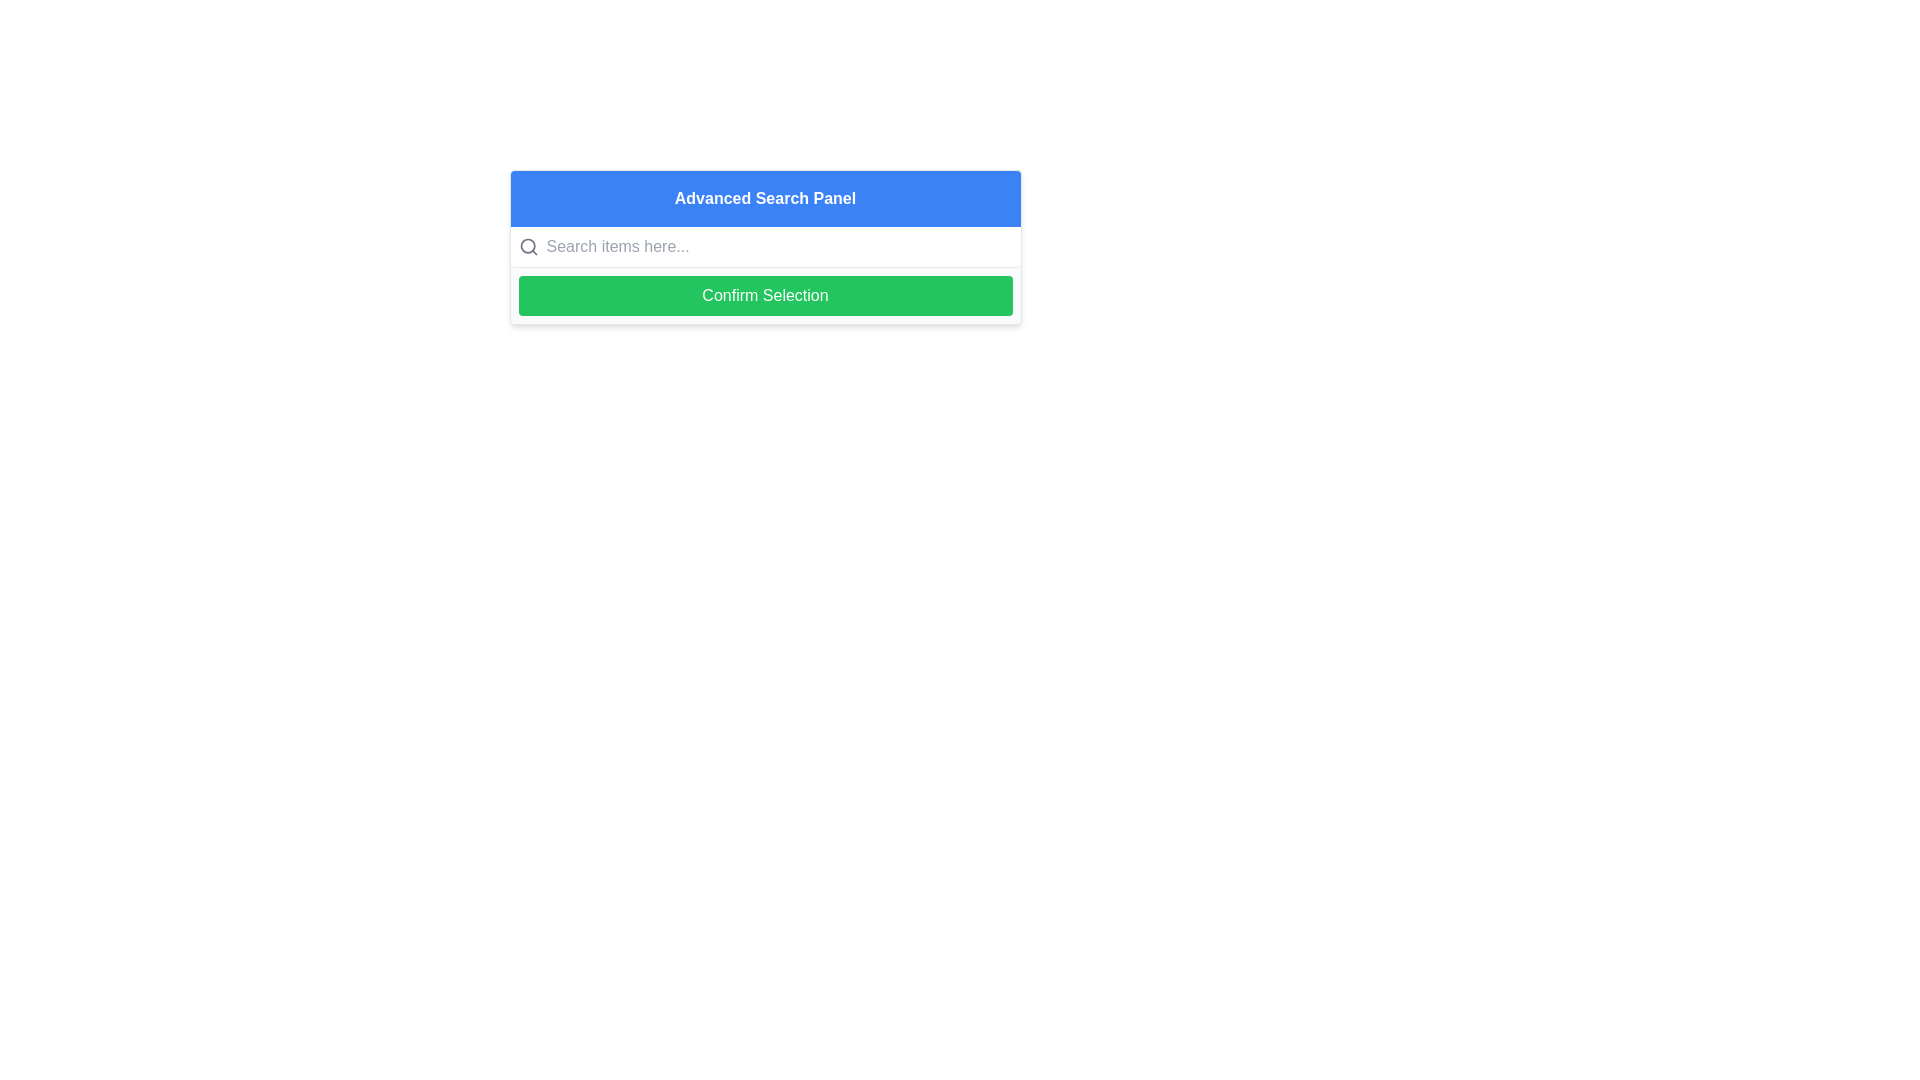  I want to click on the green rectangular button labeled 'Confirm Selection' in the 'Advanced Search Panel', so click(764, 296).